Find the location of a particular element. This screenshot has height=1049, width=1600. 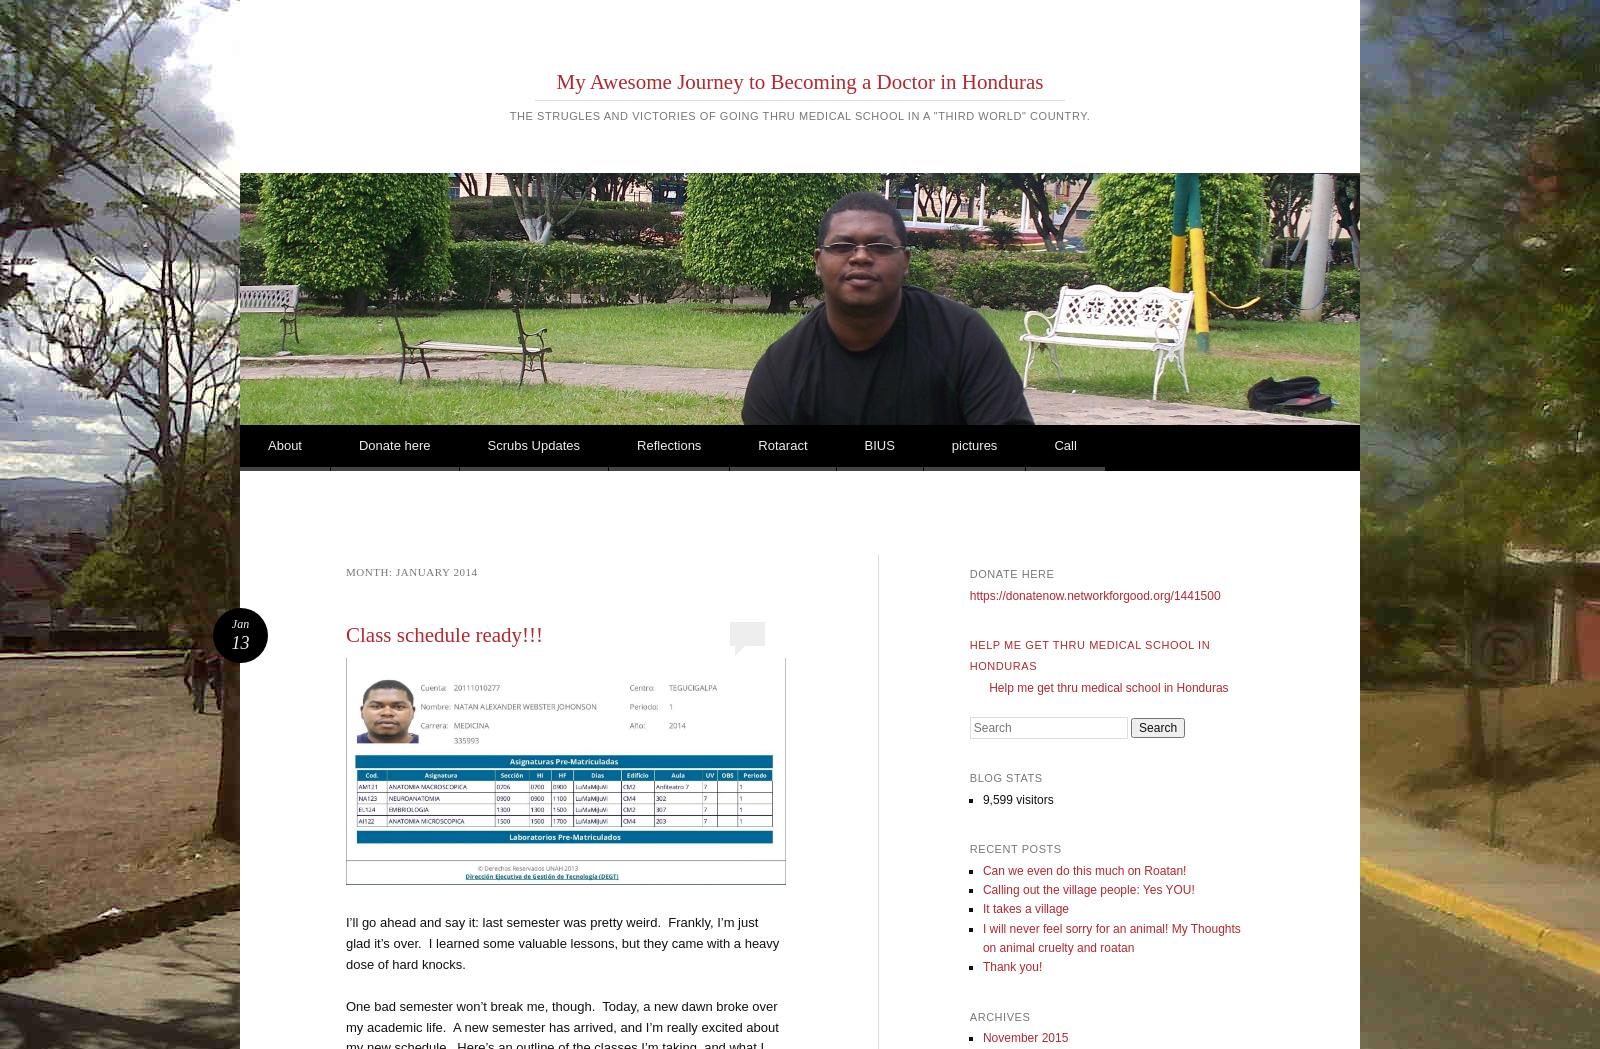

'Blog Stats' is located at coordinates (1005, 778).